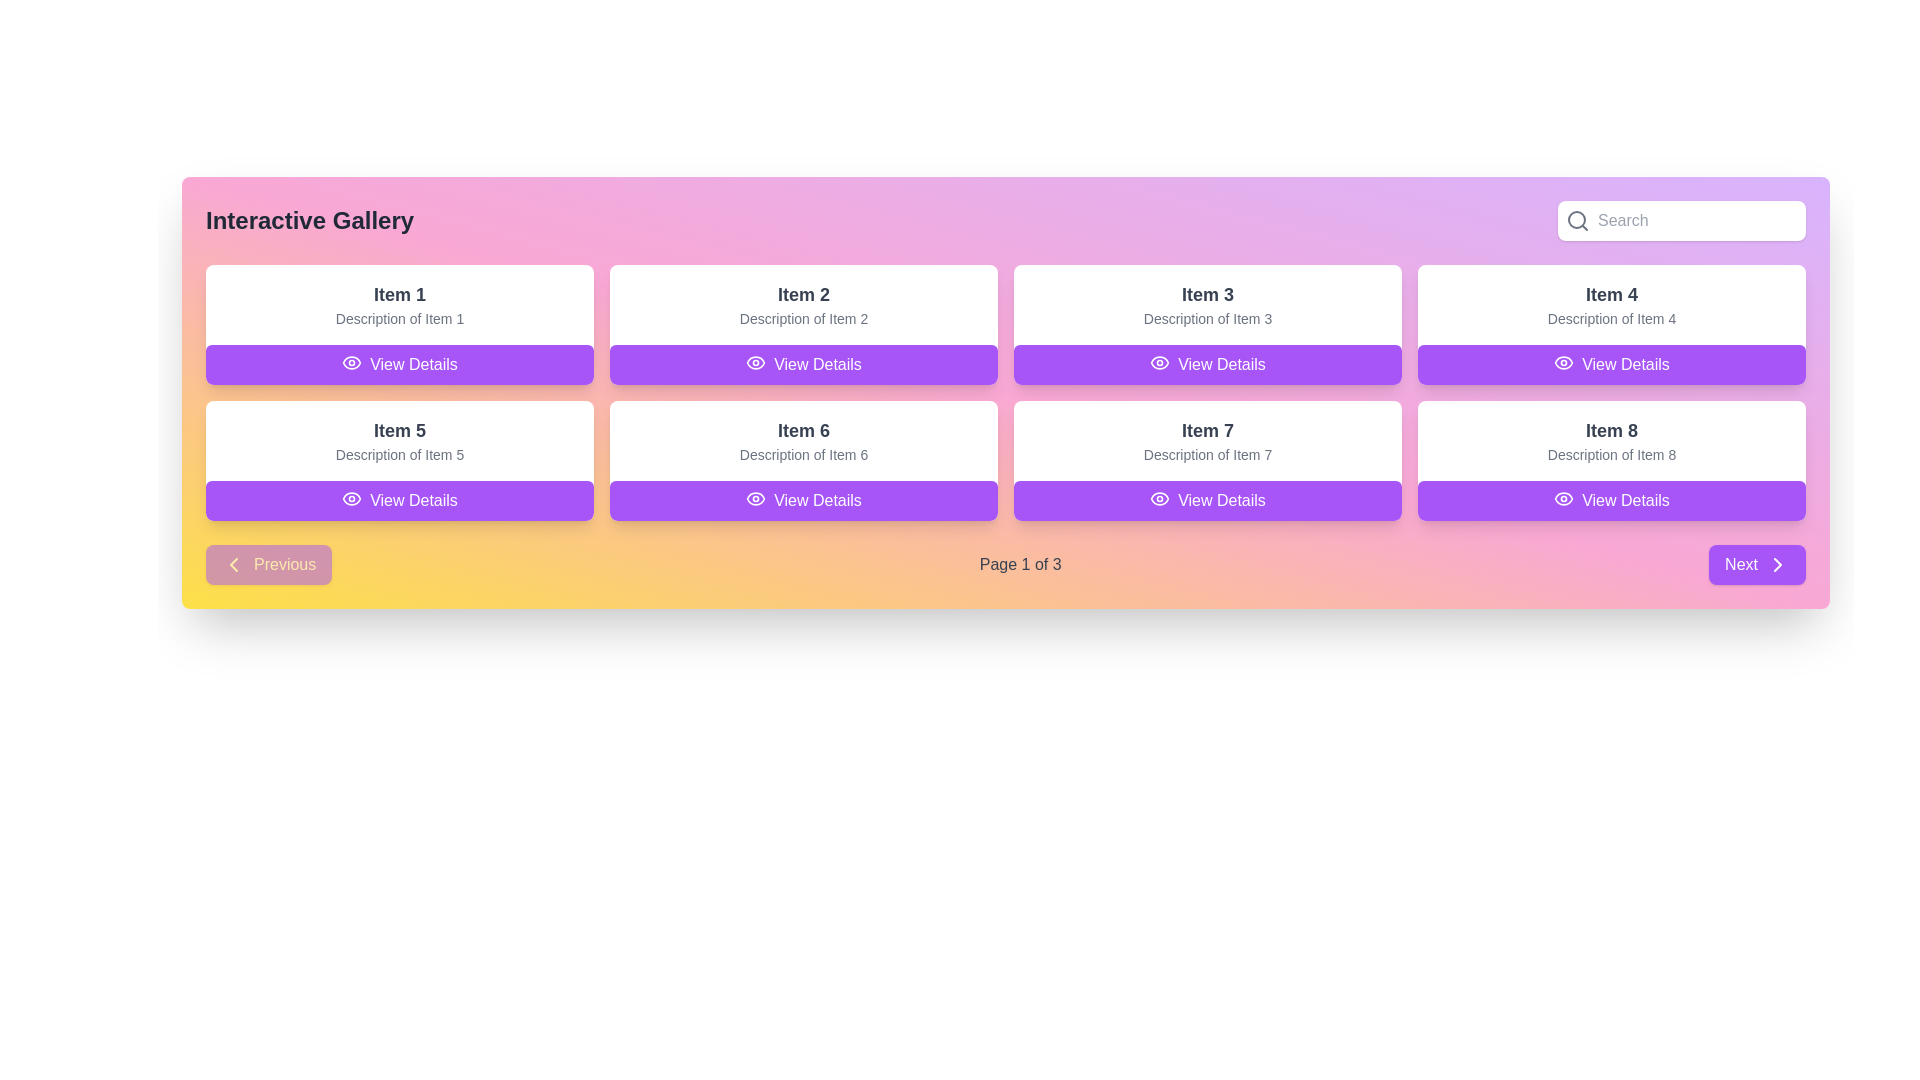 The height and width of the screenshot is (1080, 1920). What do you see at coordinates (1777, 564) in the screenshot?
I see `the icon or SVG graphic that signifies direction, located to the right of the 'Next' button at the bottom right corner of the page` at bounding box center [1777, 564].